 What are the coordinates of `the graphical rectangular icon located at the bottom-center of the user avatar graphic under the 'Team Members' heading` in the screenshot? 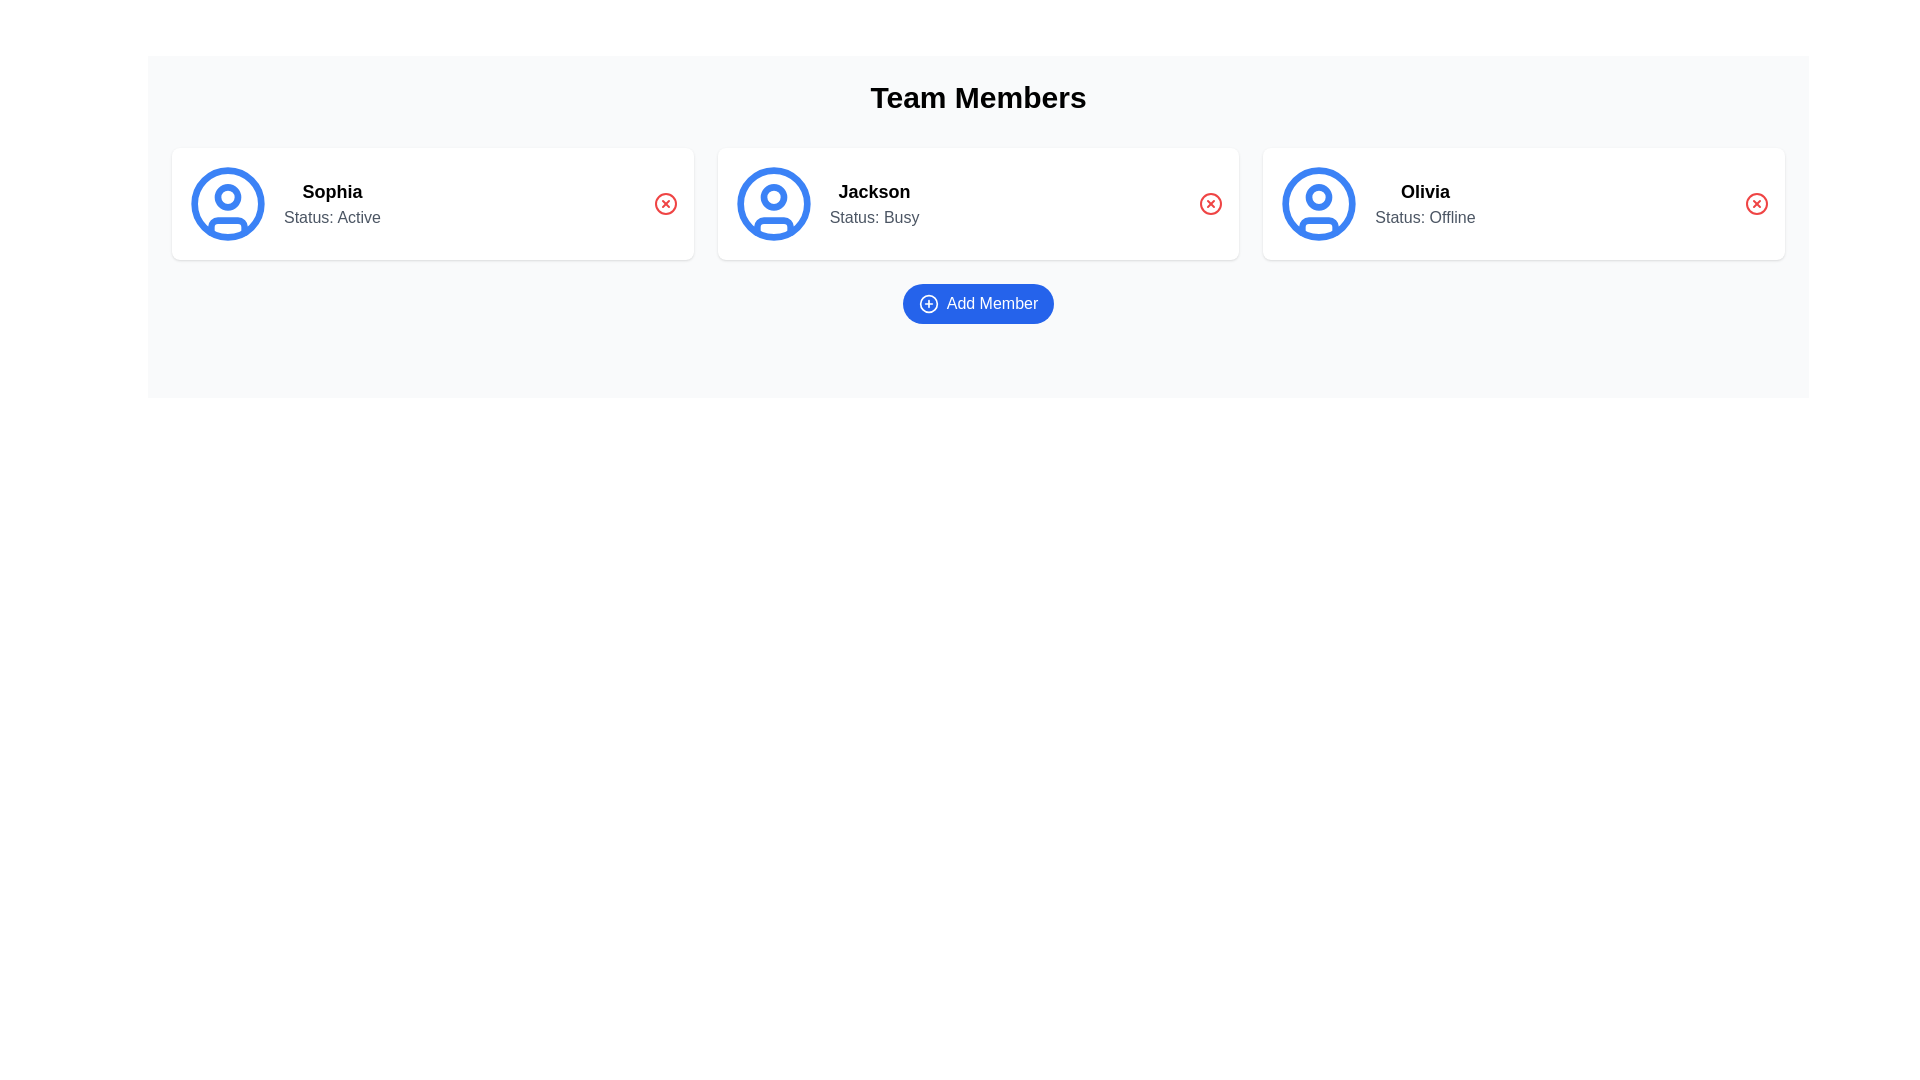 It's located at (227, 225).